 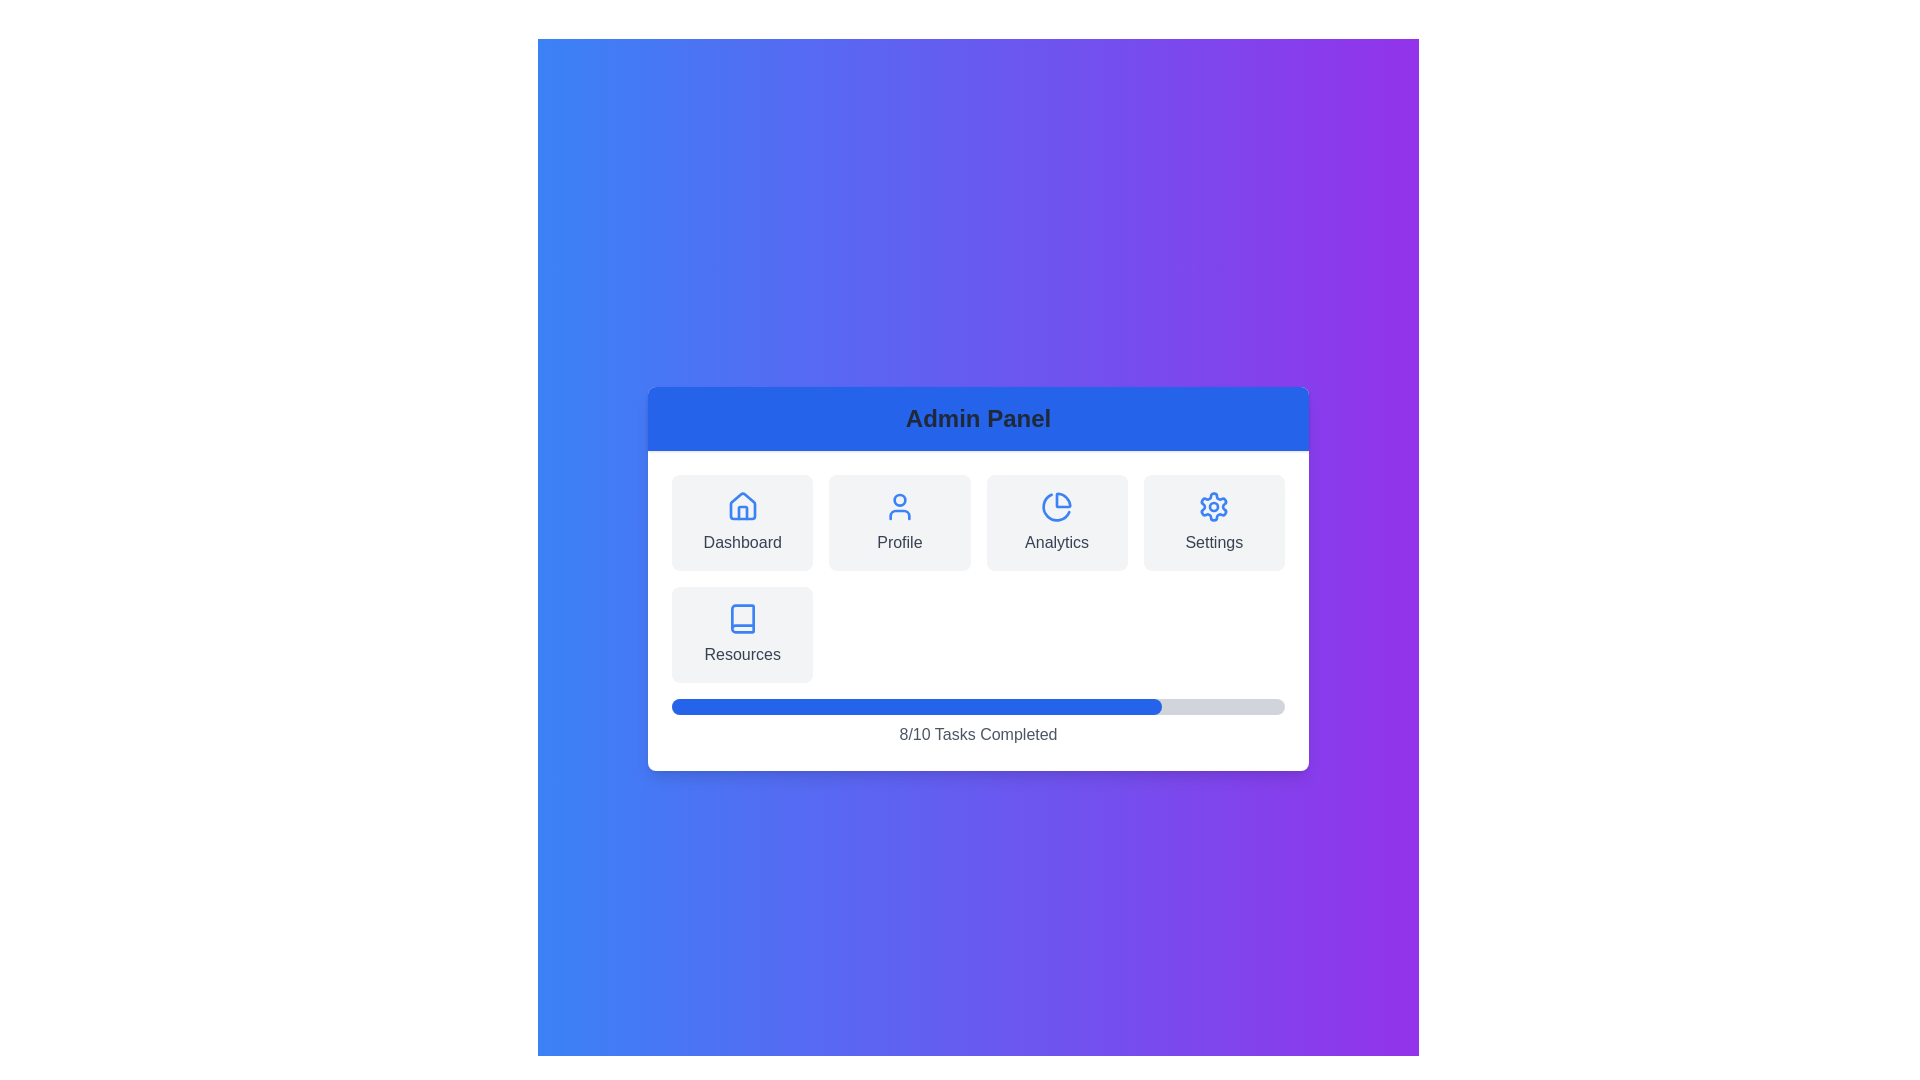 I want to click on the menu option Resources to observe its hover effect, so click(x=741, y=635).